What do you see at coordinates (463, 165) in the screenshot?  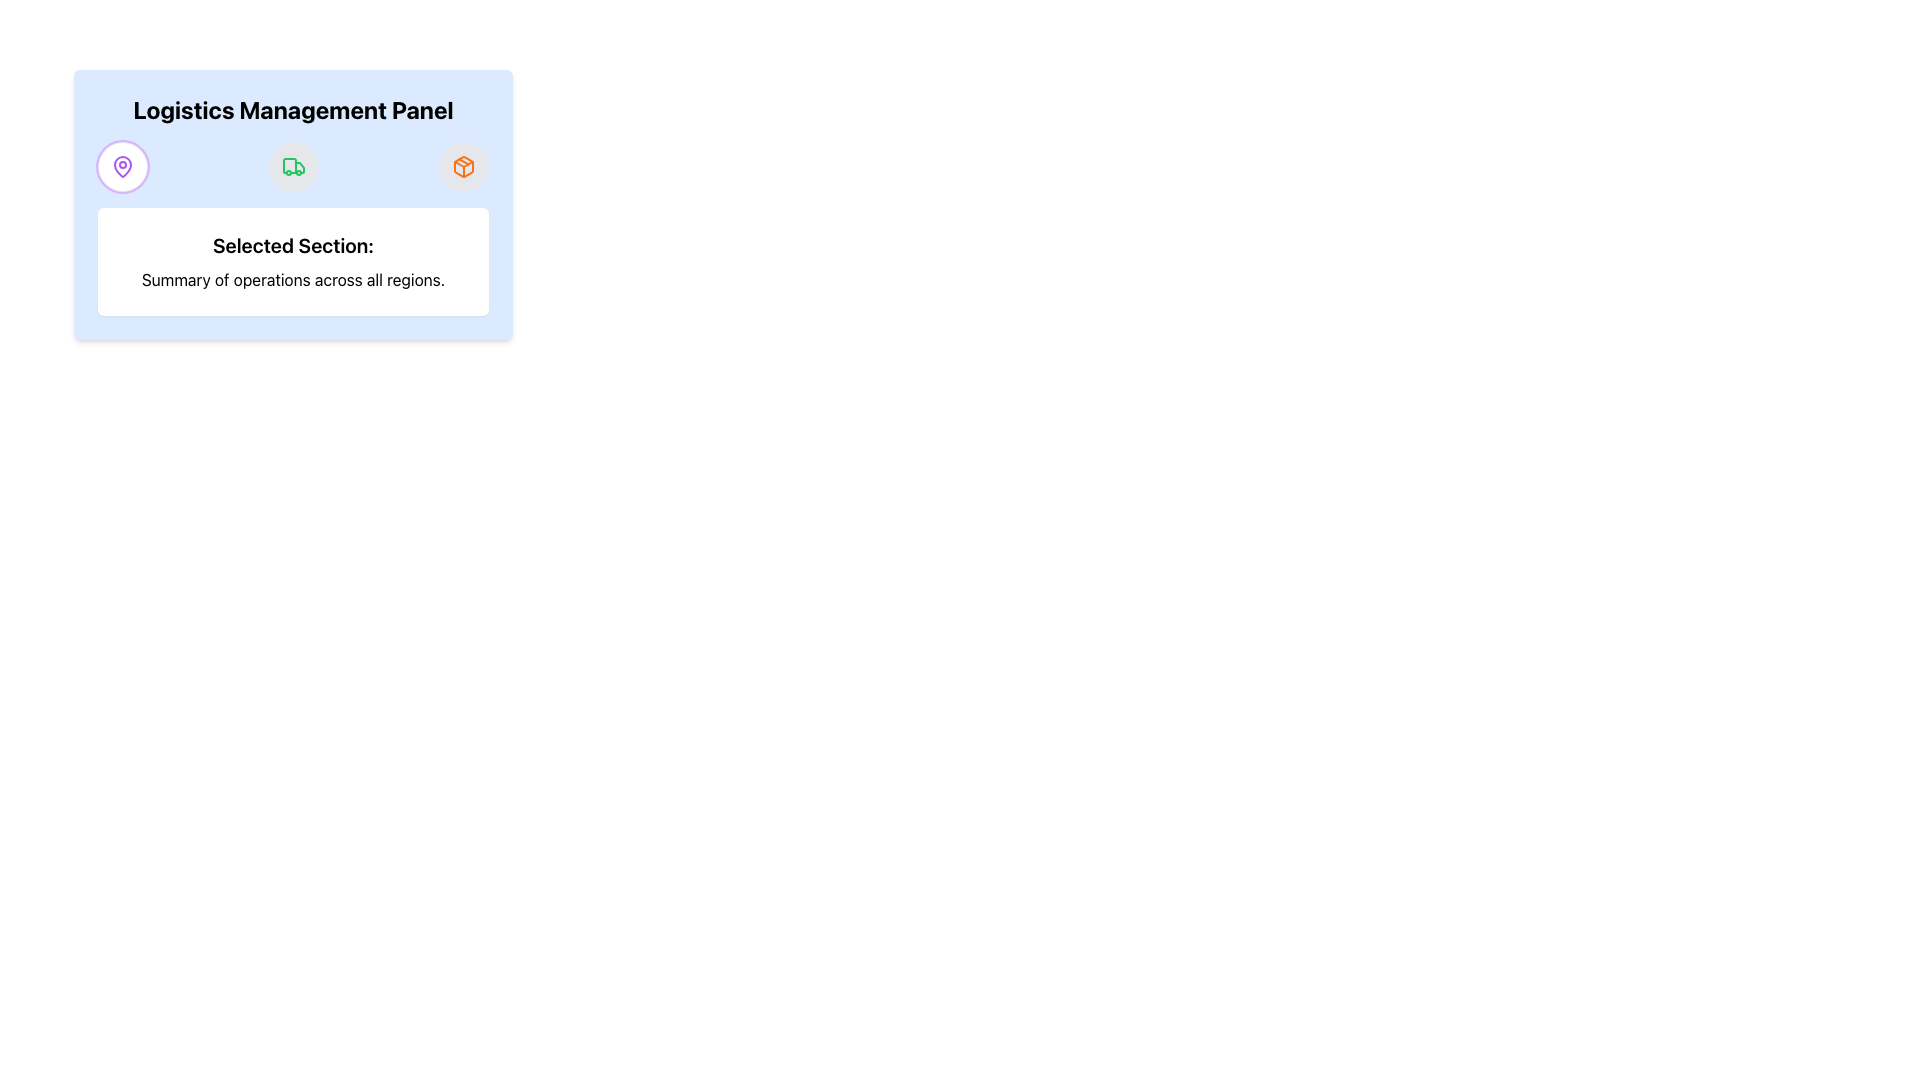 I see `the third icon button in the top-right corner of the 'Logistics Management Panel'` at bounding box center [463, 165].